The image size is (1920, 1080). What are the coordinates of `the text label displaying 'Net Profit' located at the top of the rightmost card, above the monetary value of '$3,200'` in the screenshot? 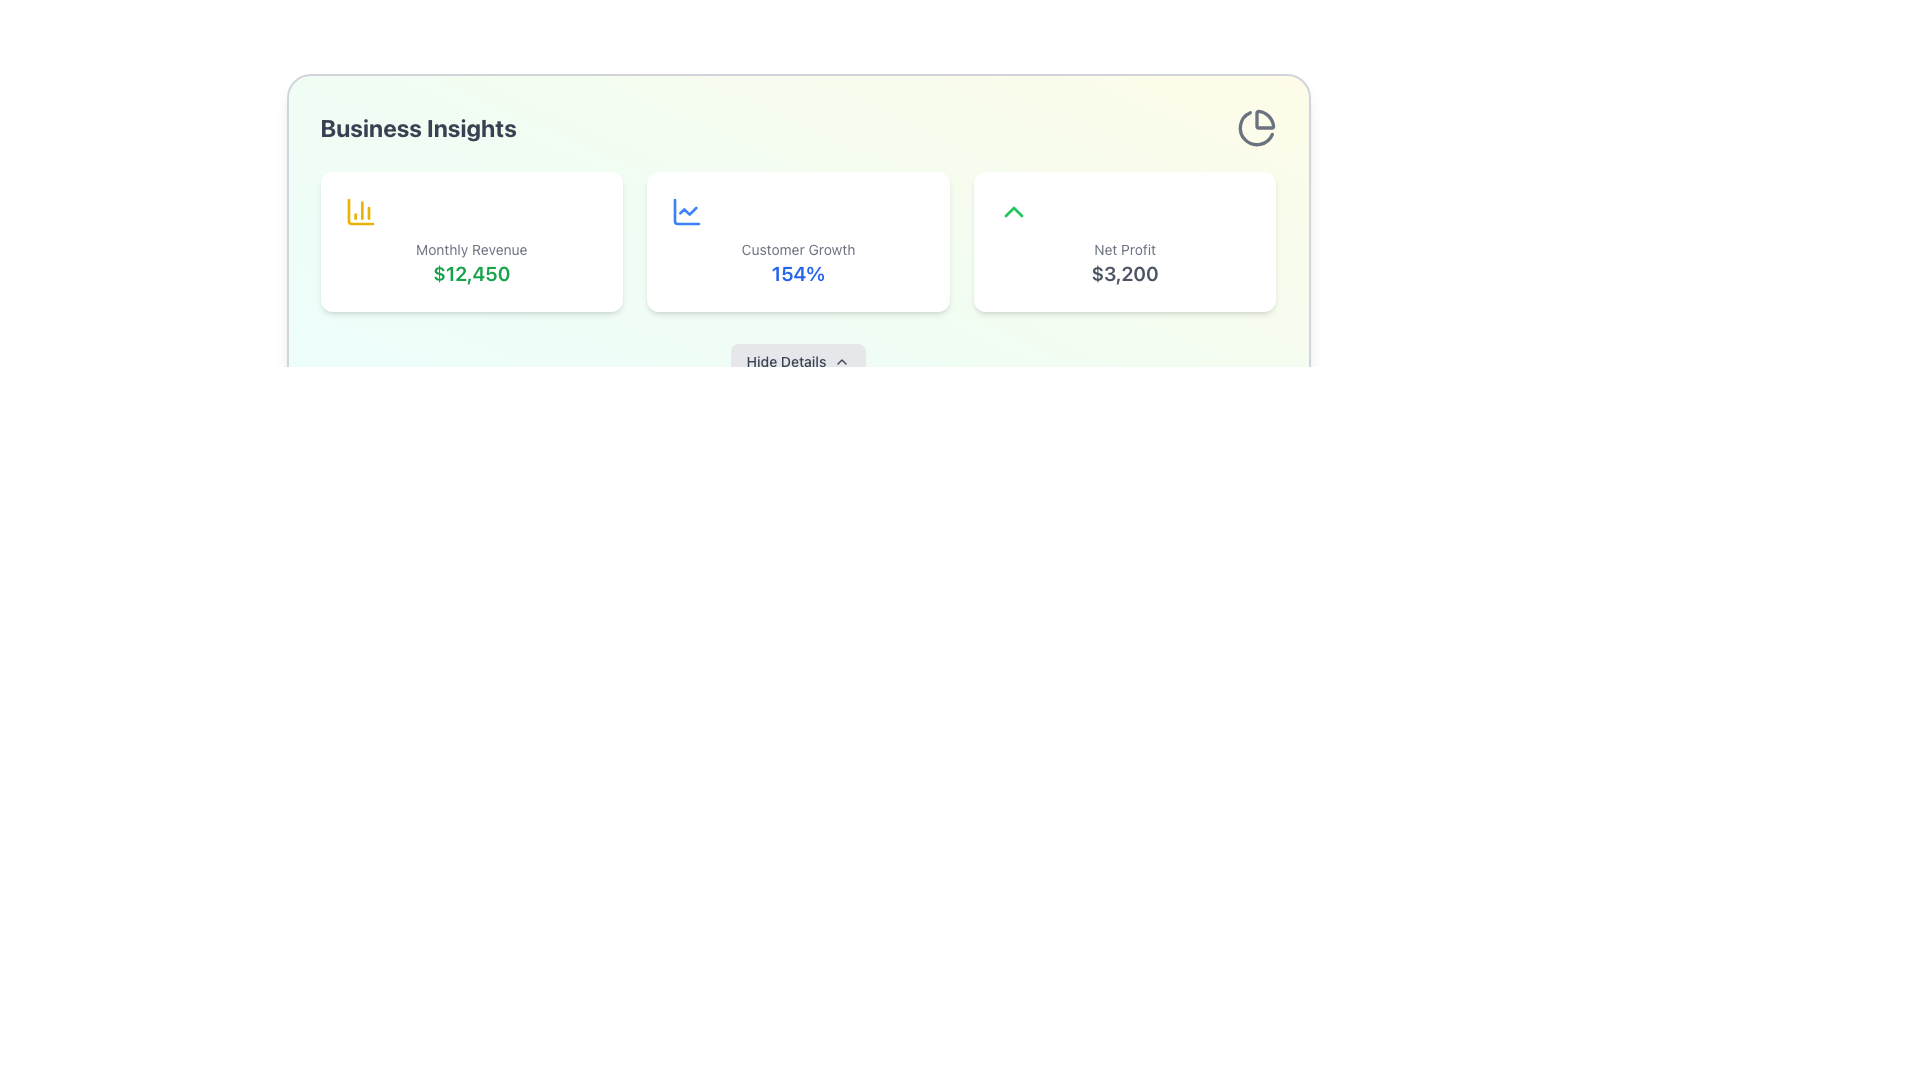 It's located at (1125, 249).